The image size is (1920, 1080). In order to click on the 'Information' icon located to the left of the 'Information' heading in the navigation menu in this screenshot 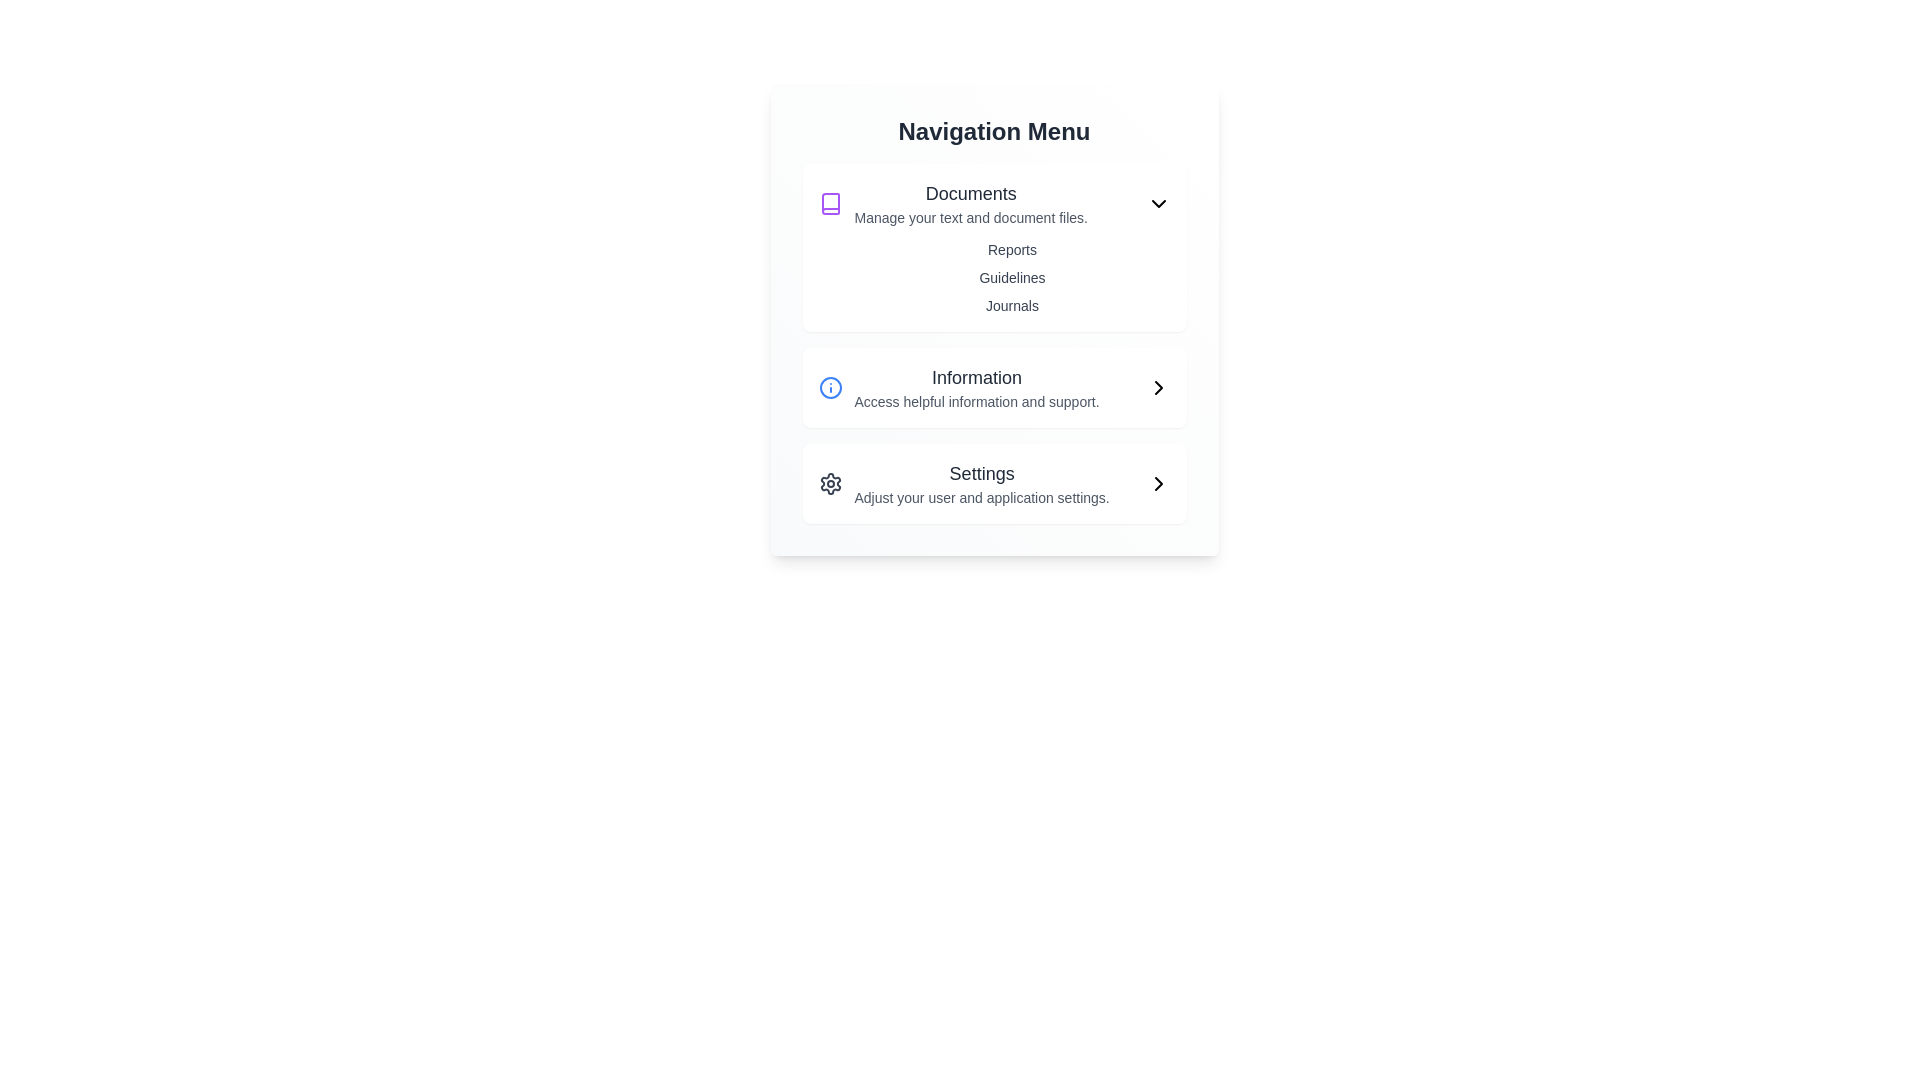, I will do `click(830, 388)`.